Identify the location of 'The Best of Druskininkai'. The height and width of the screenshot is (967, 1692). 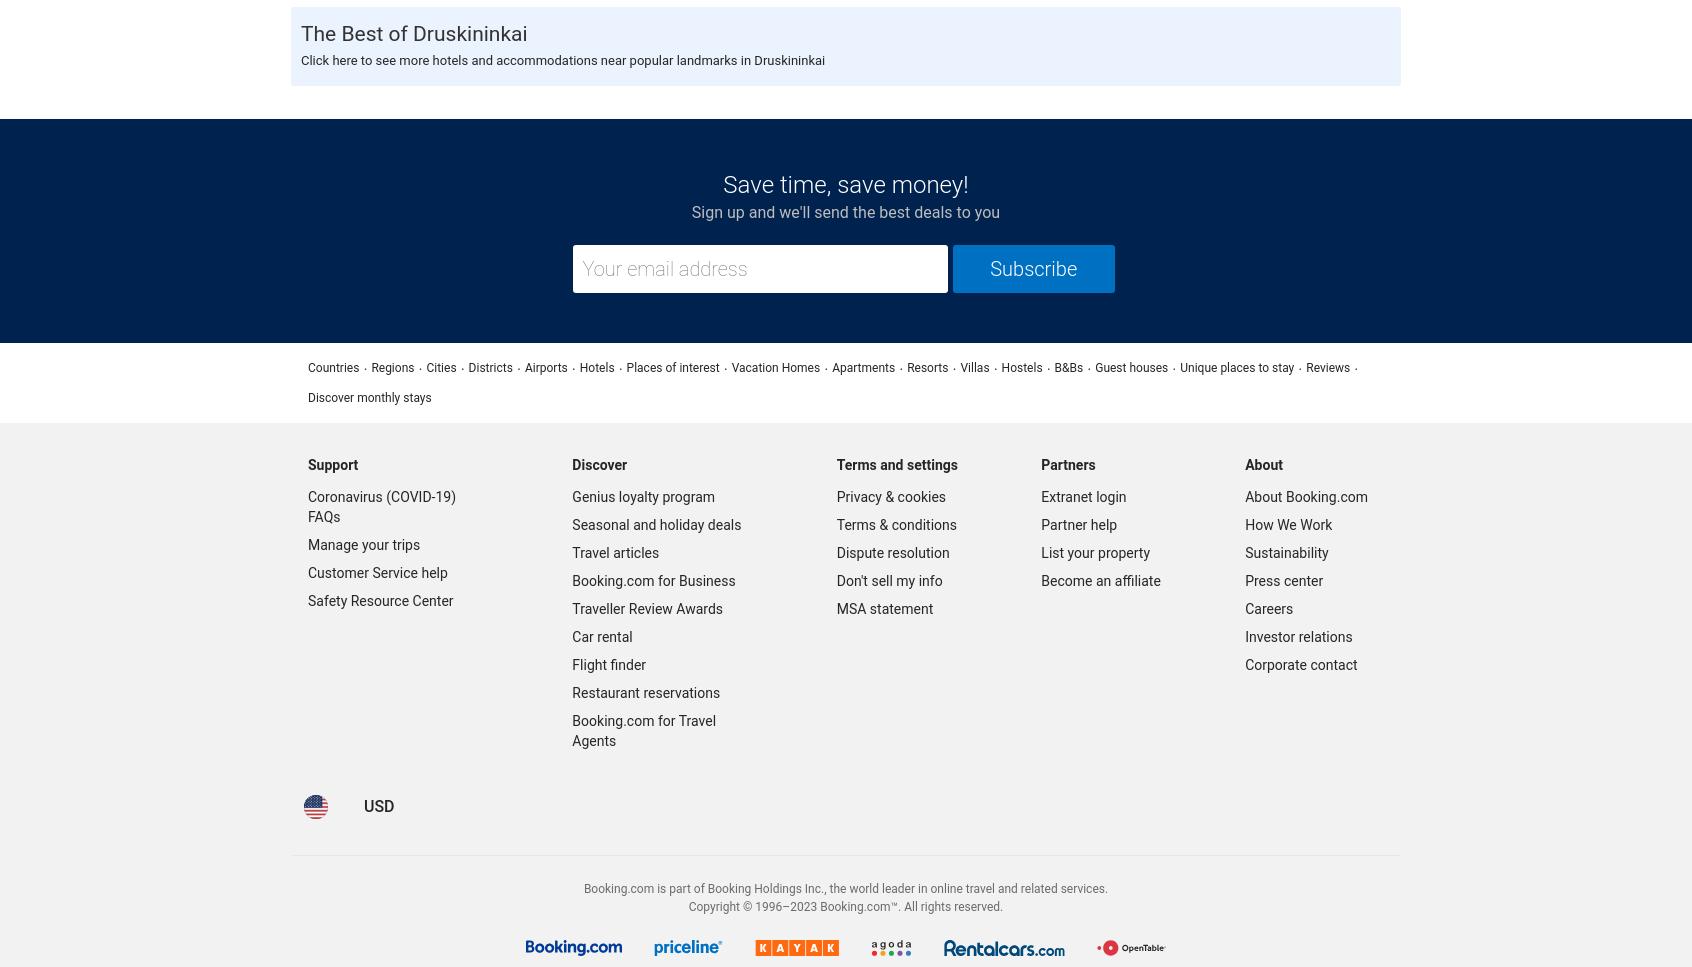
(414, 32).